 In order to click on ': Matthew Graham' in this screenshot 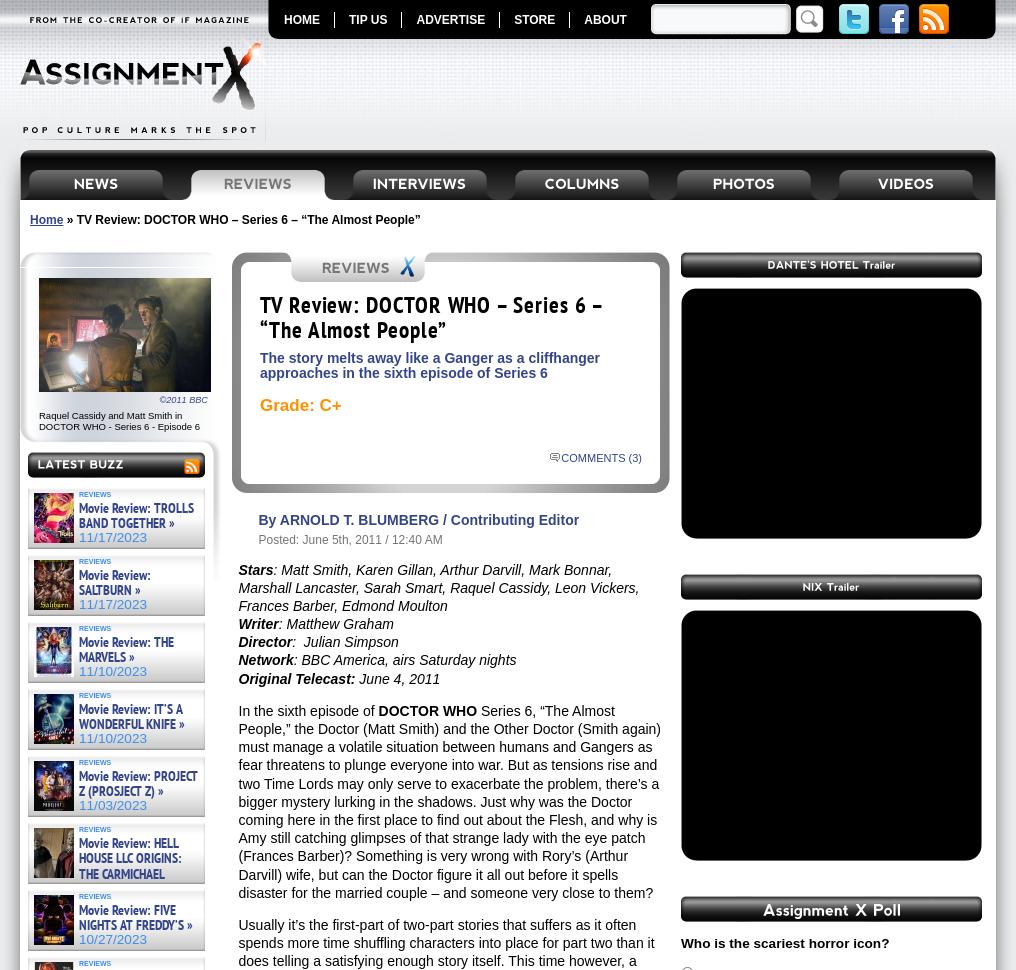, I will do `click(276, 624)`.